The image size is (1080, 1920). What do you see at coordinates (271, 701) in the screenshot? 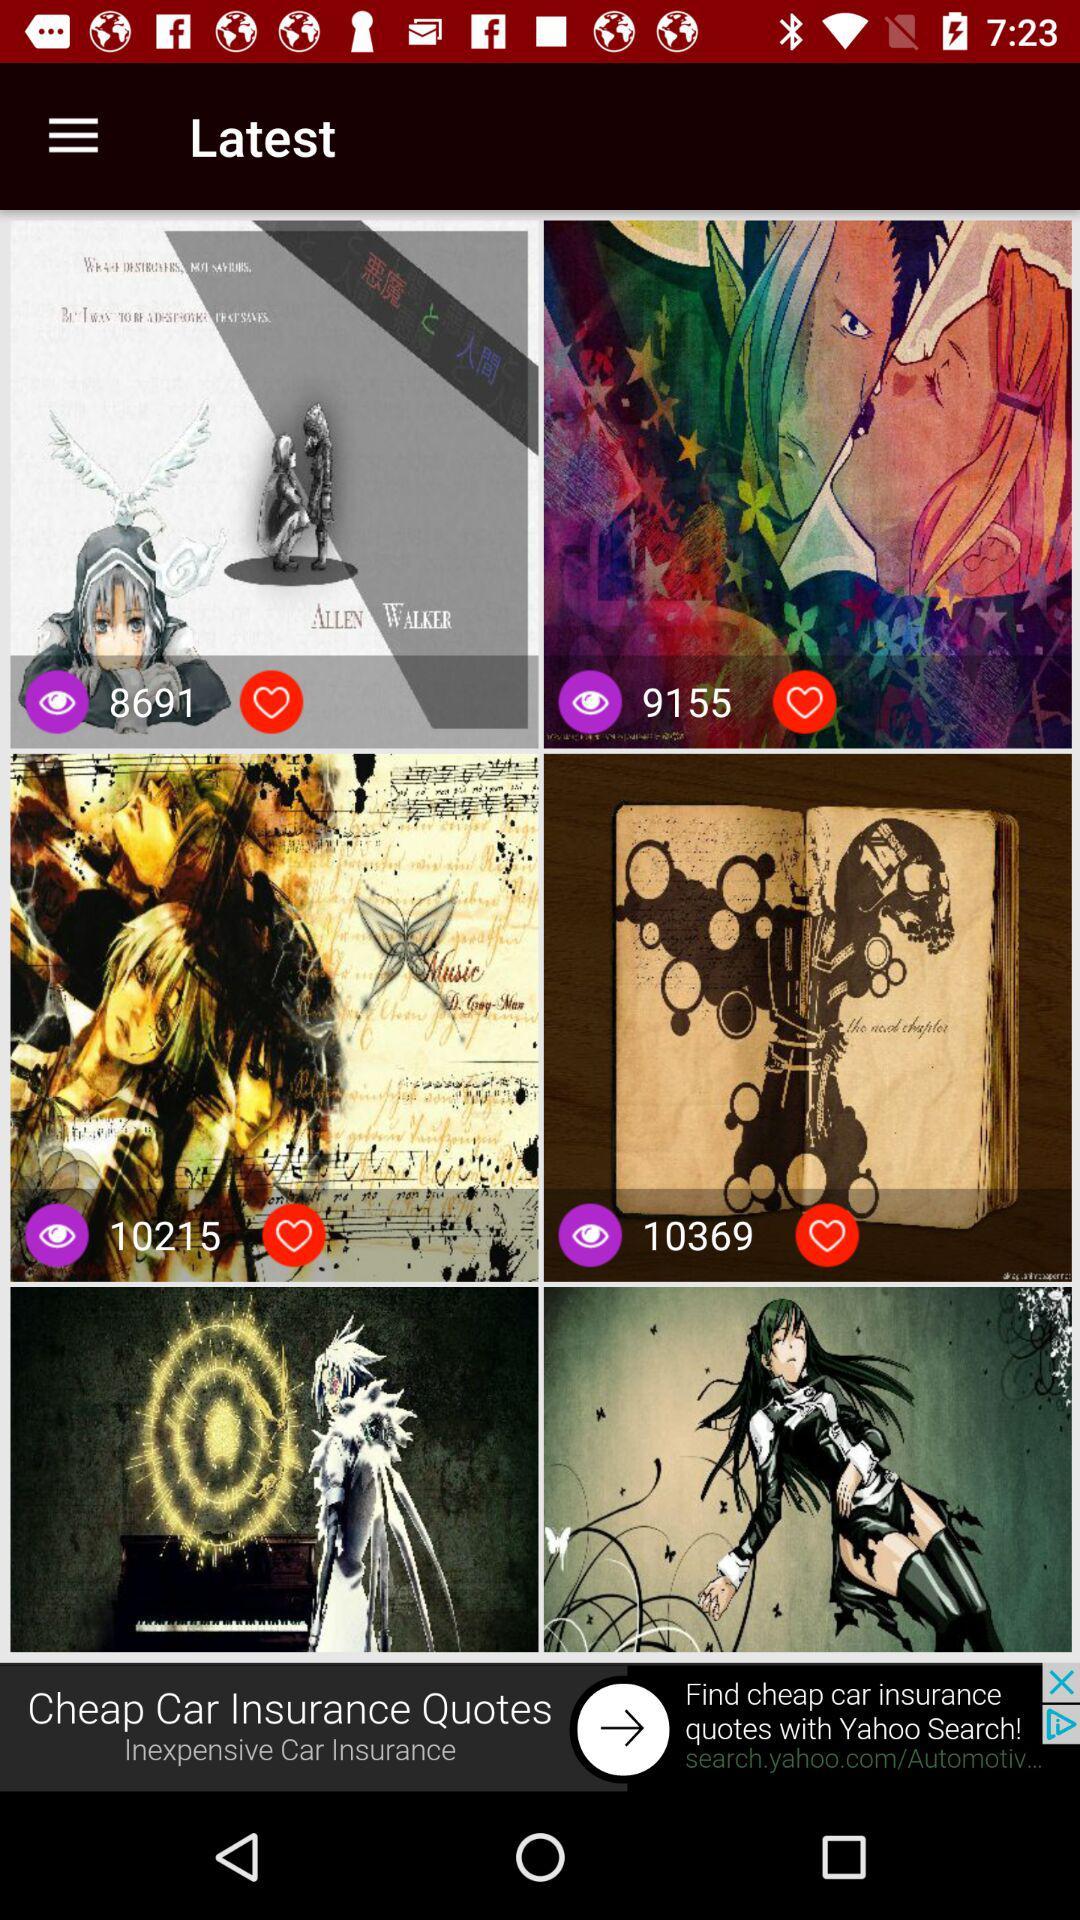
I see `this video` at bounding box center [271, 701].